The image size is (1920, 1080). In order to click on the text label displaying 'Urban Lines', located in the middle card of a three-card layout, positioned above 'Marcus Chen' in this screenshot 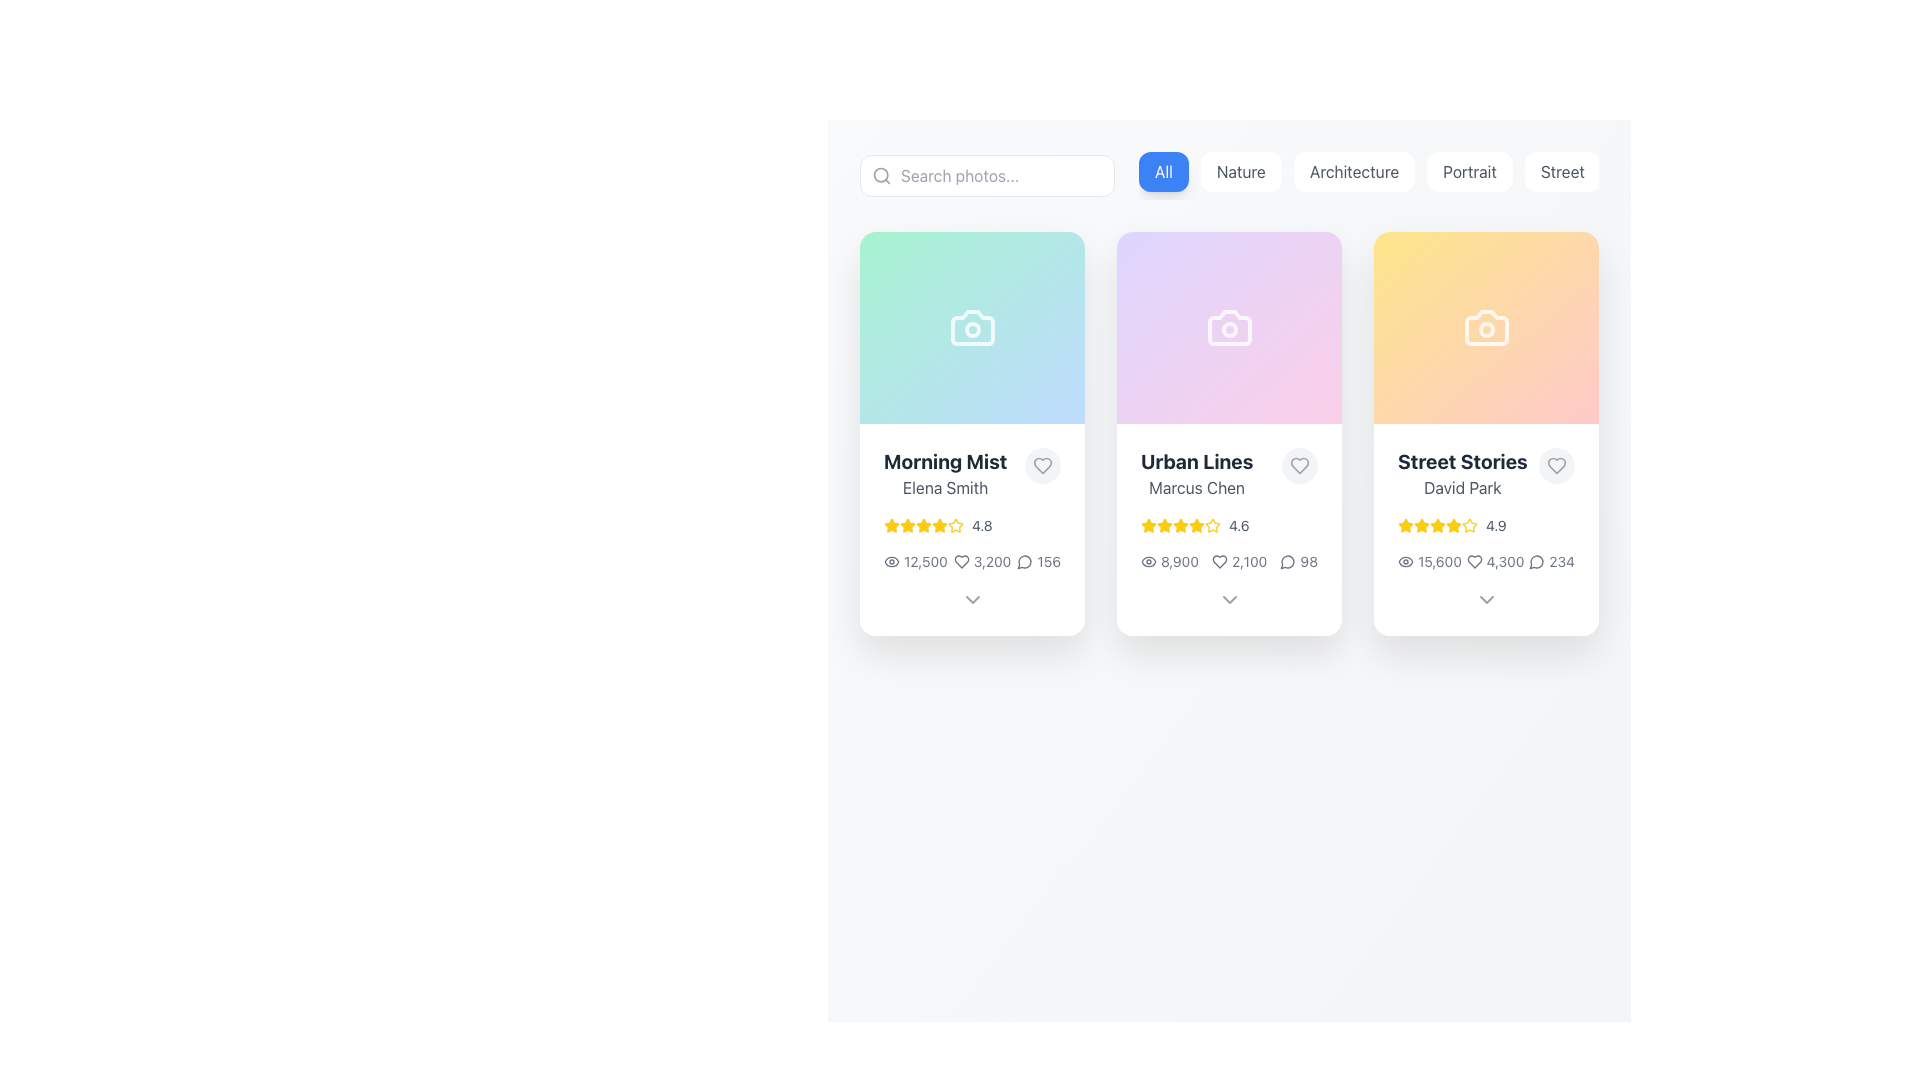, I will do `click(1197, 462)`.